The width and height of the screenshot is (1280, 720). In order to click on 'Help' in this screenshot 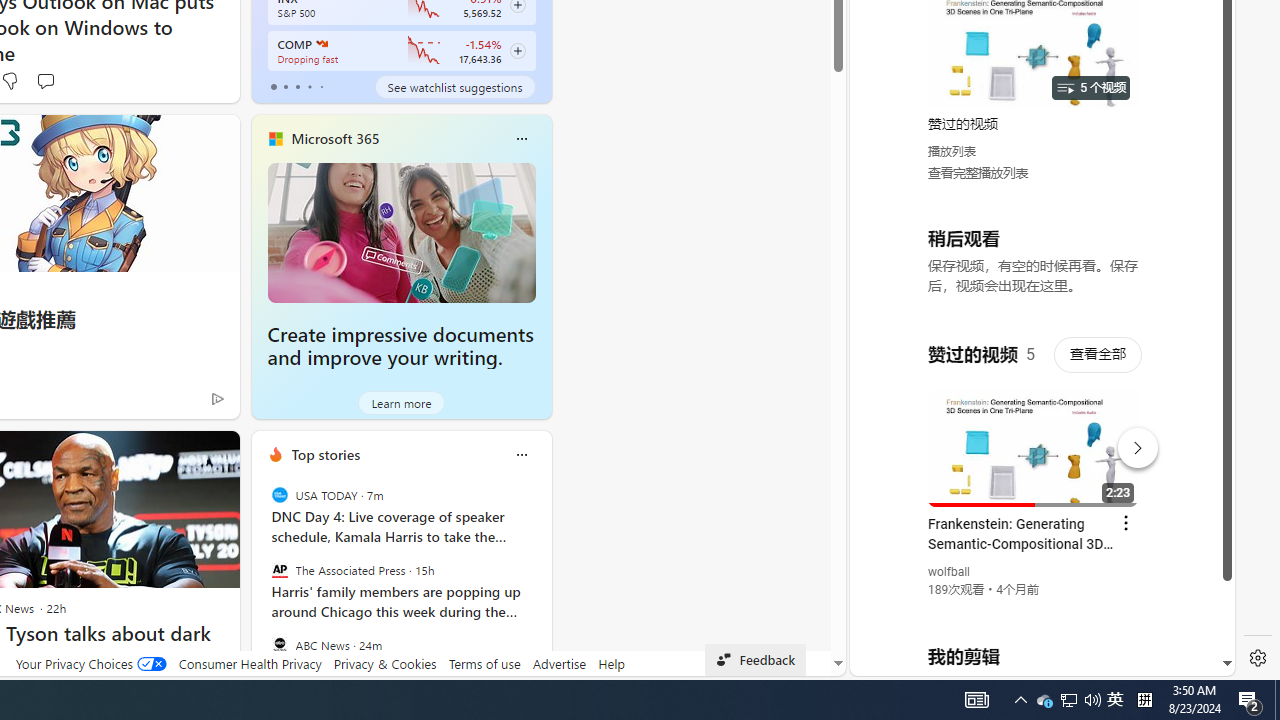, I will do `click(610, 663)`.